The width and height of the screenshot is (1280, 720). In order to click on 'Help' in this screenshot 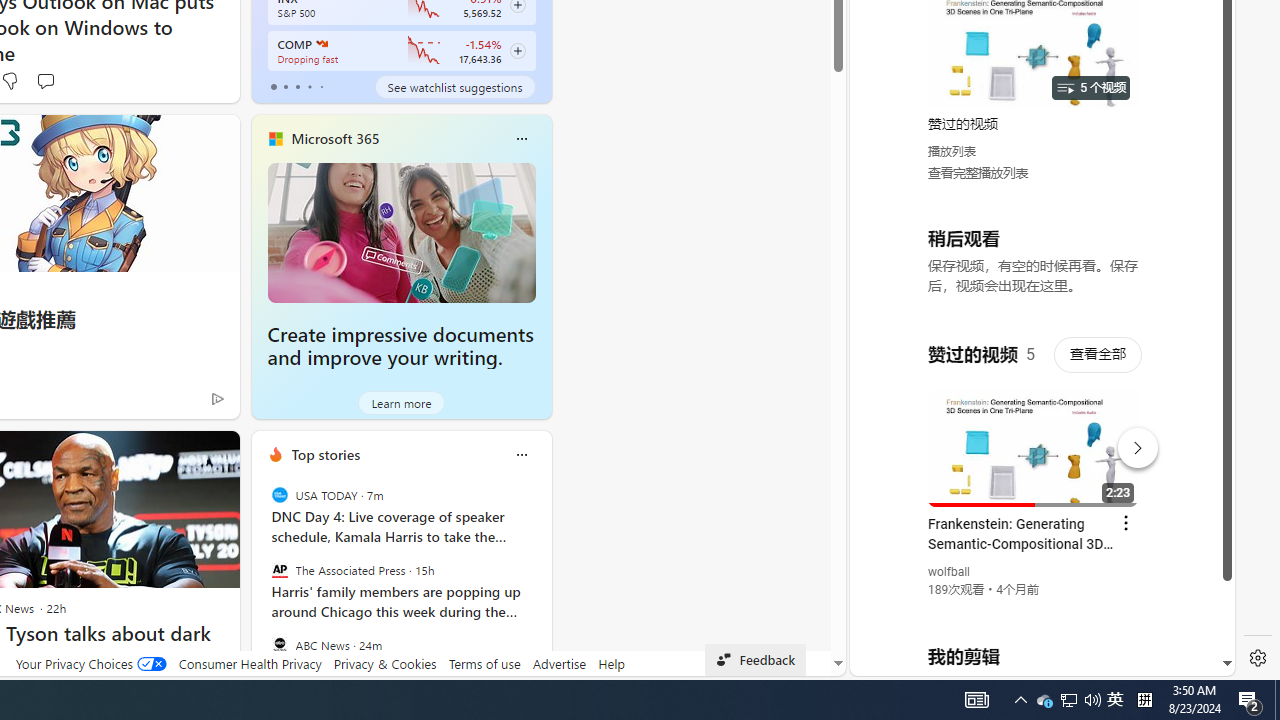, I will do `click(610, 663)`.